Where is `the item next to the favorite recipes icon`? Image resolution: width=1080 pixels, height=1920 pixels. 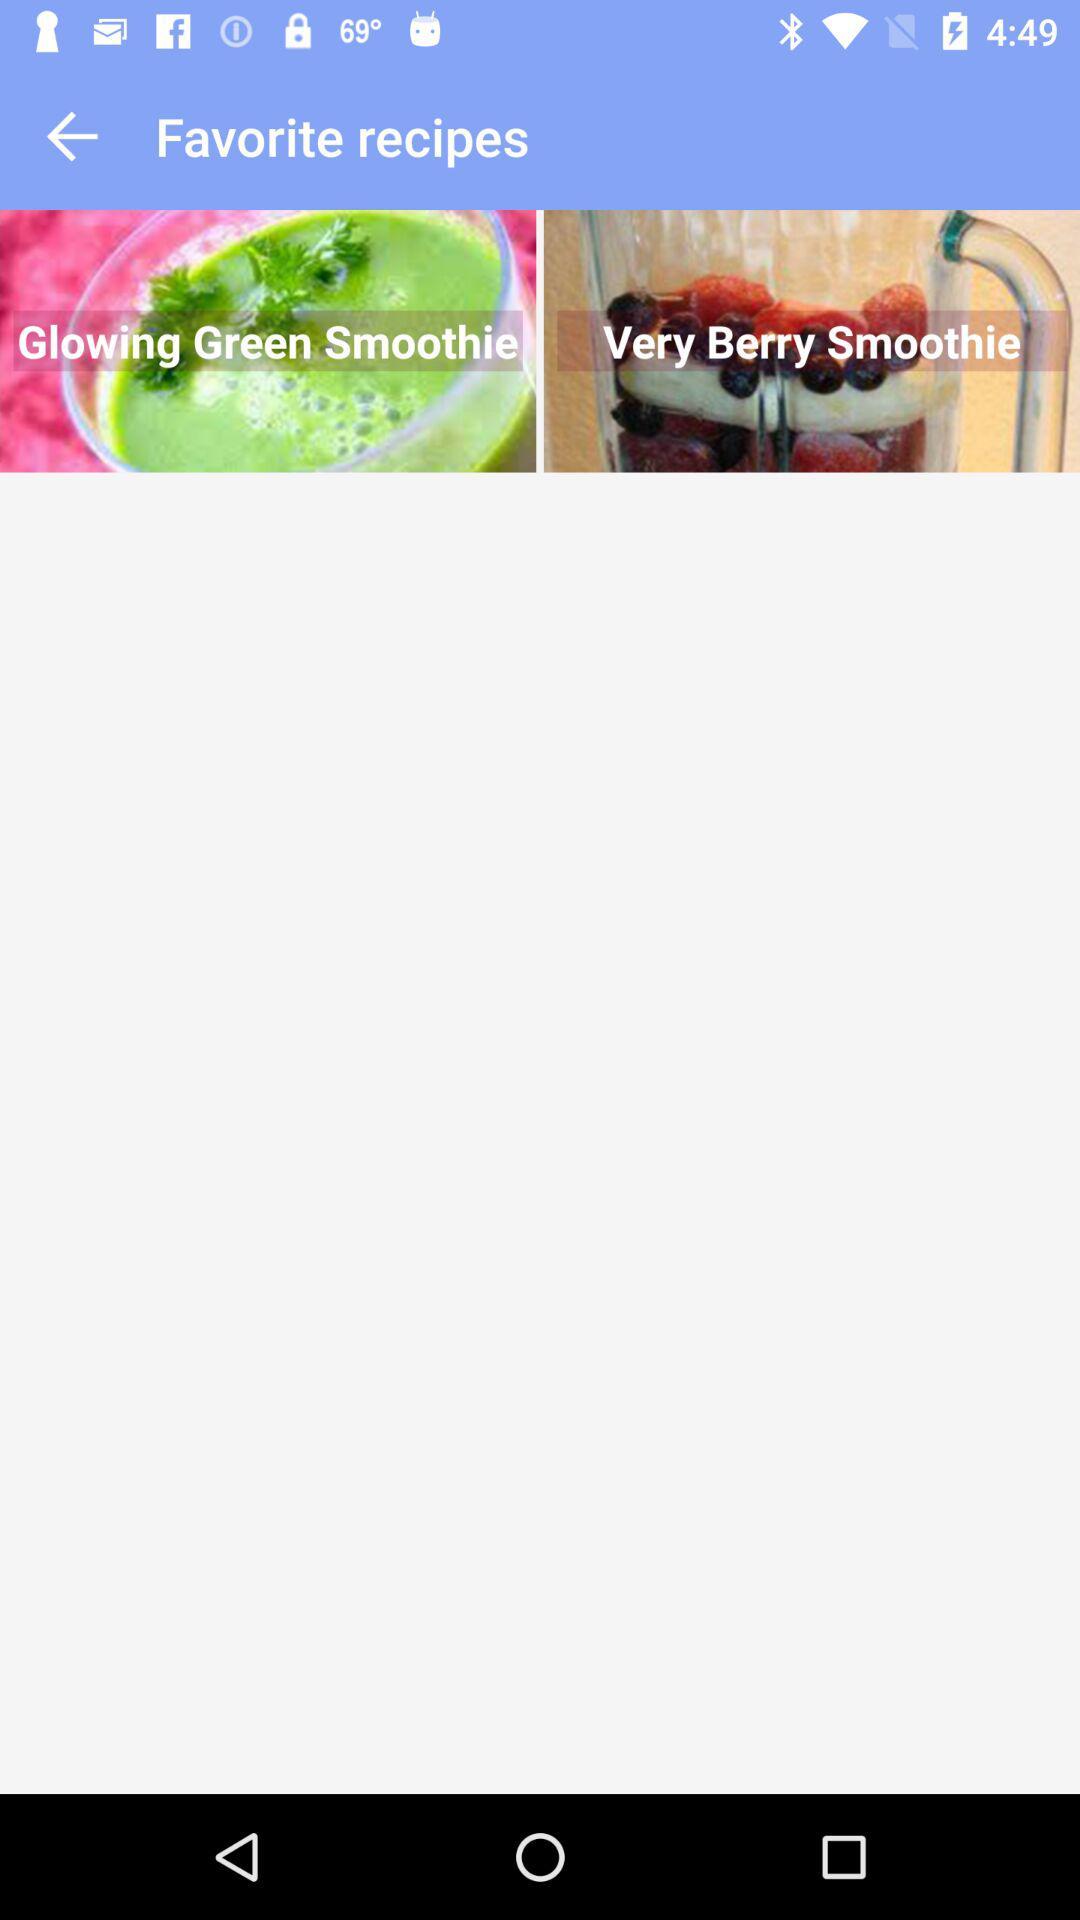
the item next to the favorite recipes icon is located at coordinates (71, 135).